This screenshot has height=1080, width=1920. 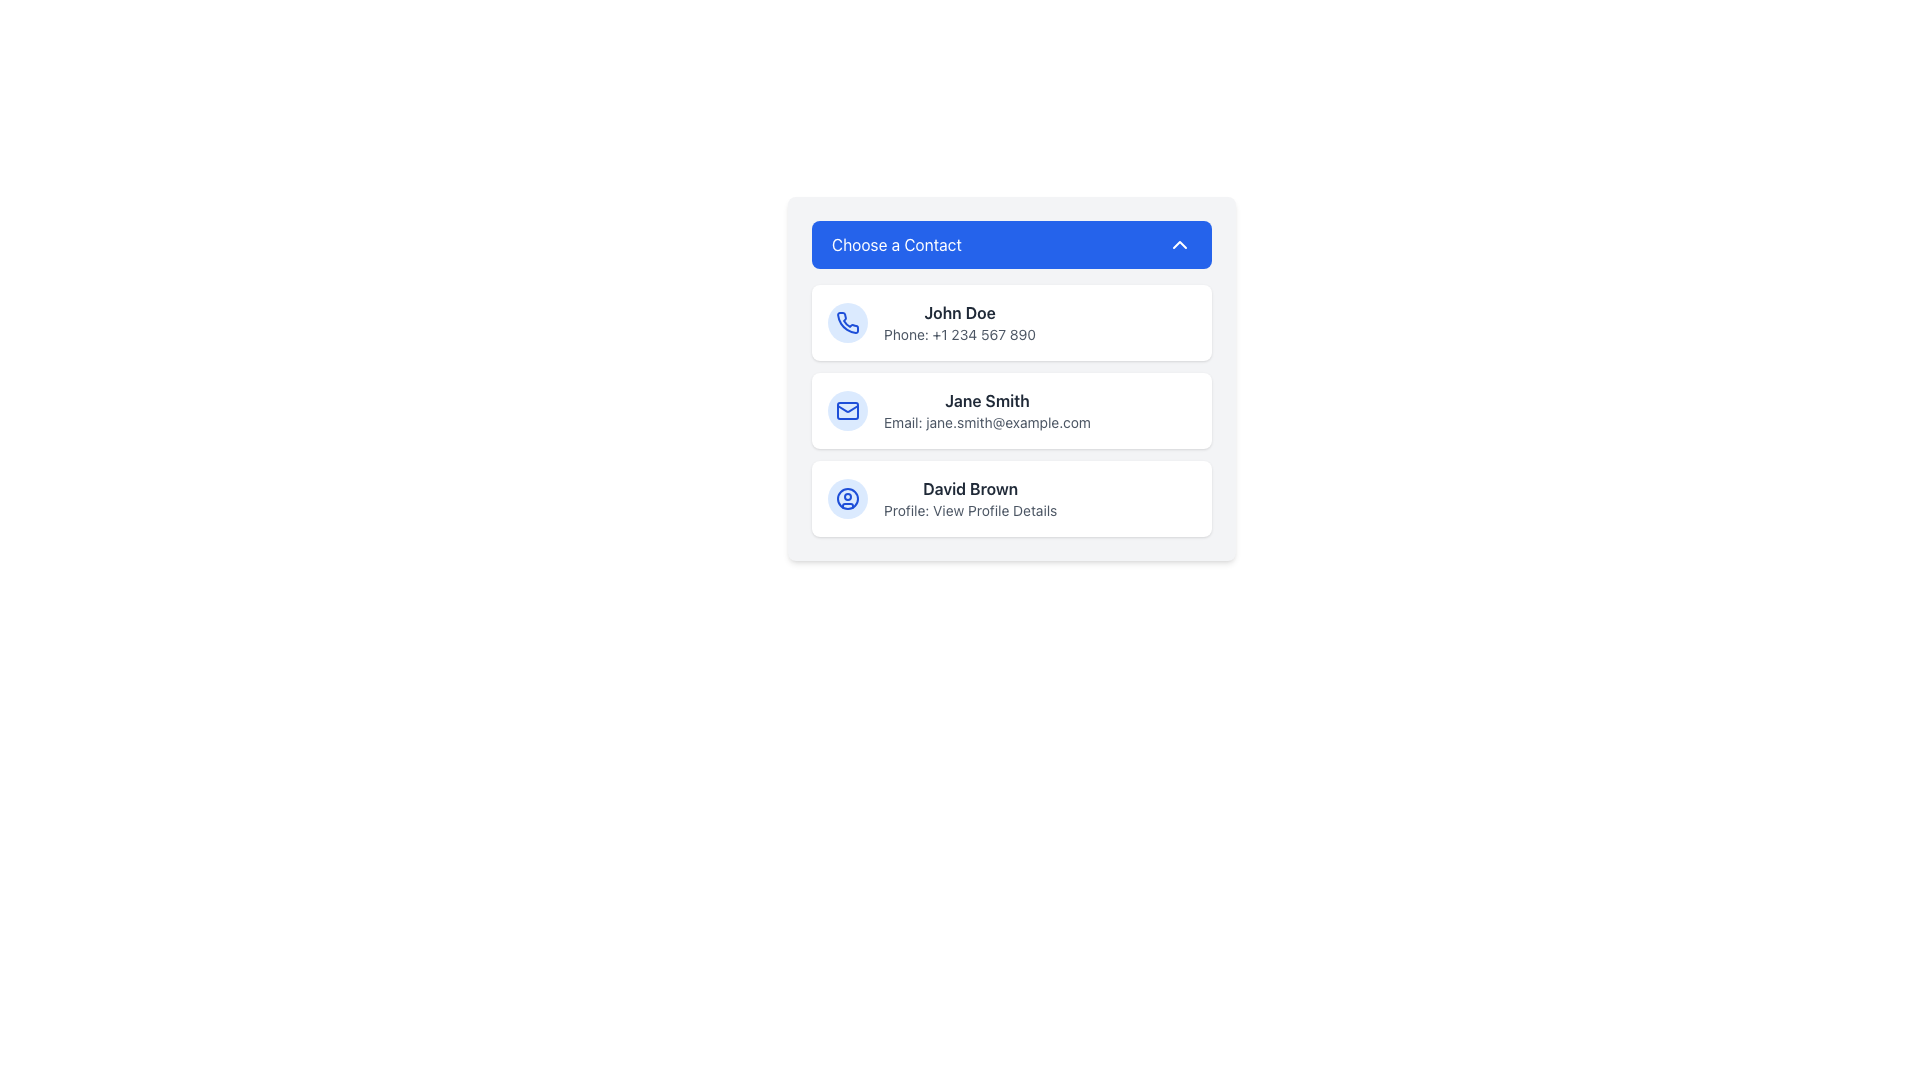 I want to click on the upward-pointing chevron icon located on the right-hand side of the blue button labeled 'Choose a Contact', so click(x=1180, y=244).